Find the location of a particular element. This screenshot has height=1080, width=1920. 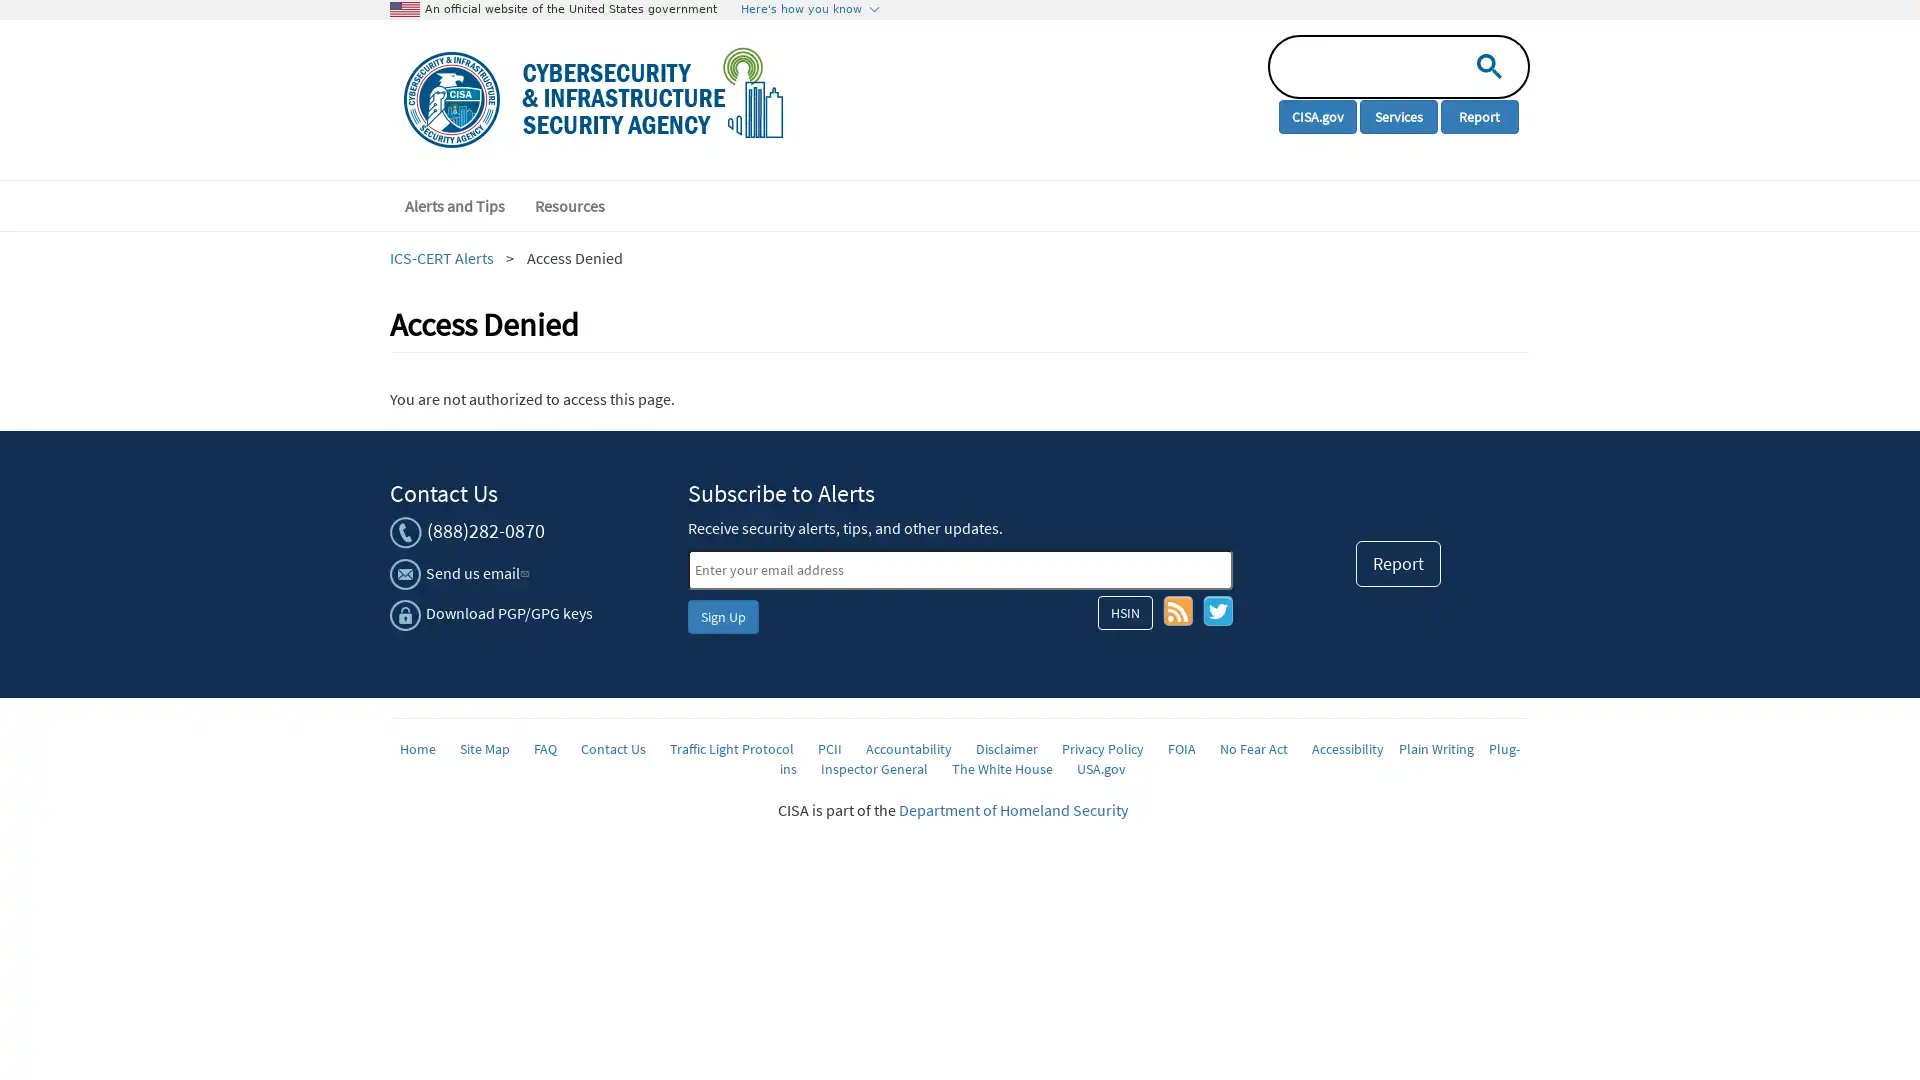

HSIN is located at coordinates (1124, 611).